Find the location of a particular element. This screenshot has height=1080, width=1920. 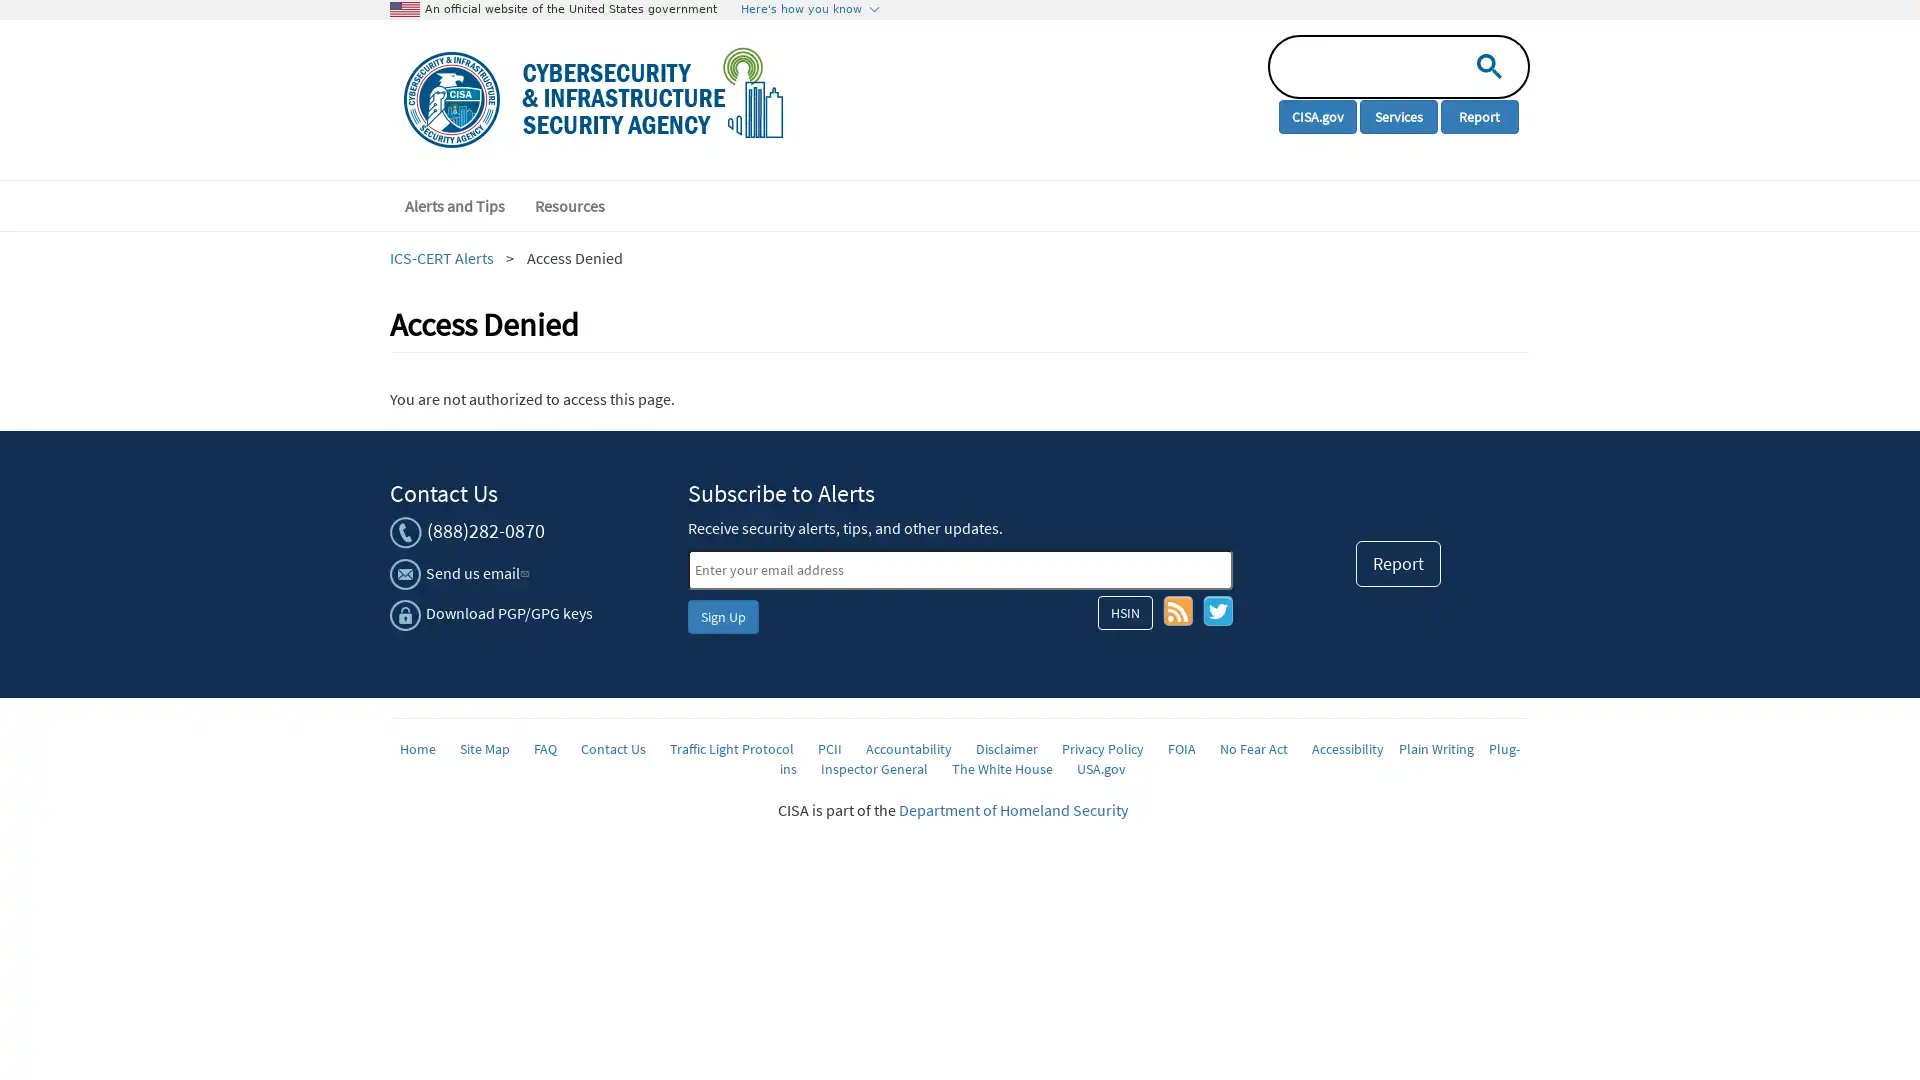

HSIN is located at coordinates (1124, 611).